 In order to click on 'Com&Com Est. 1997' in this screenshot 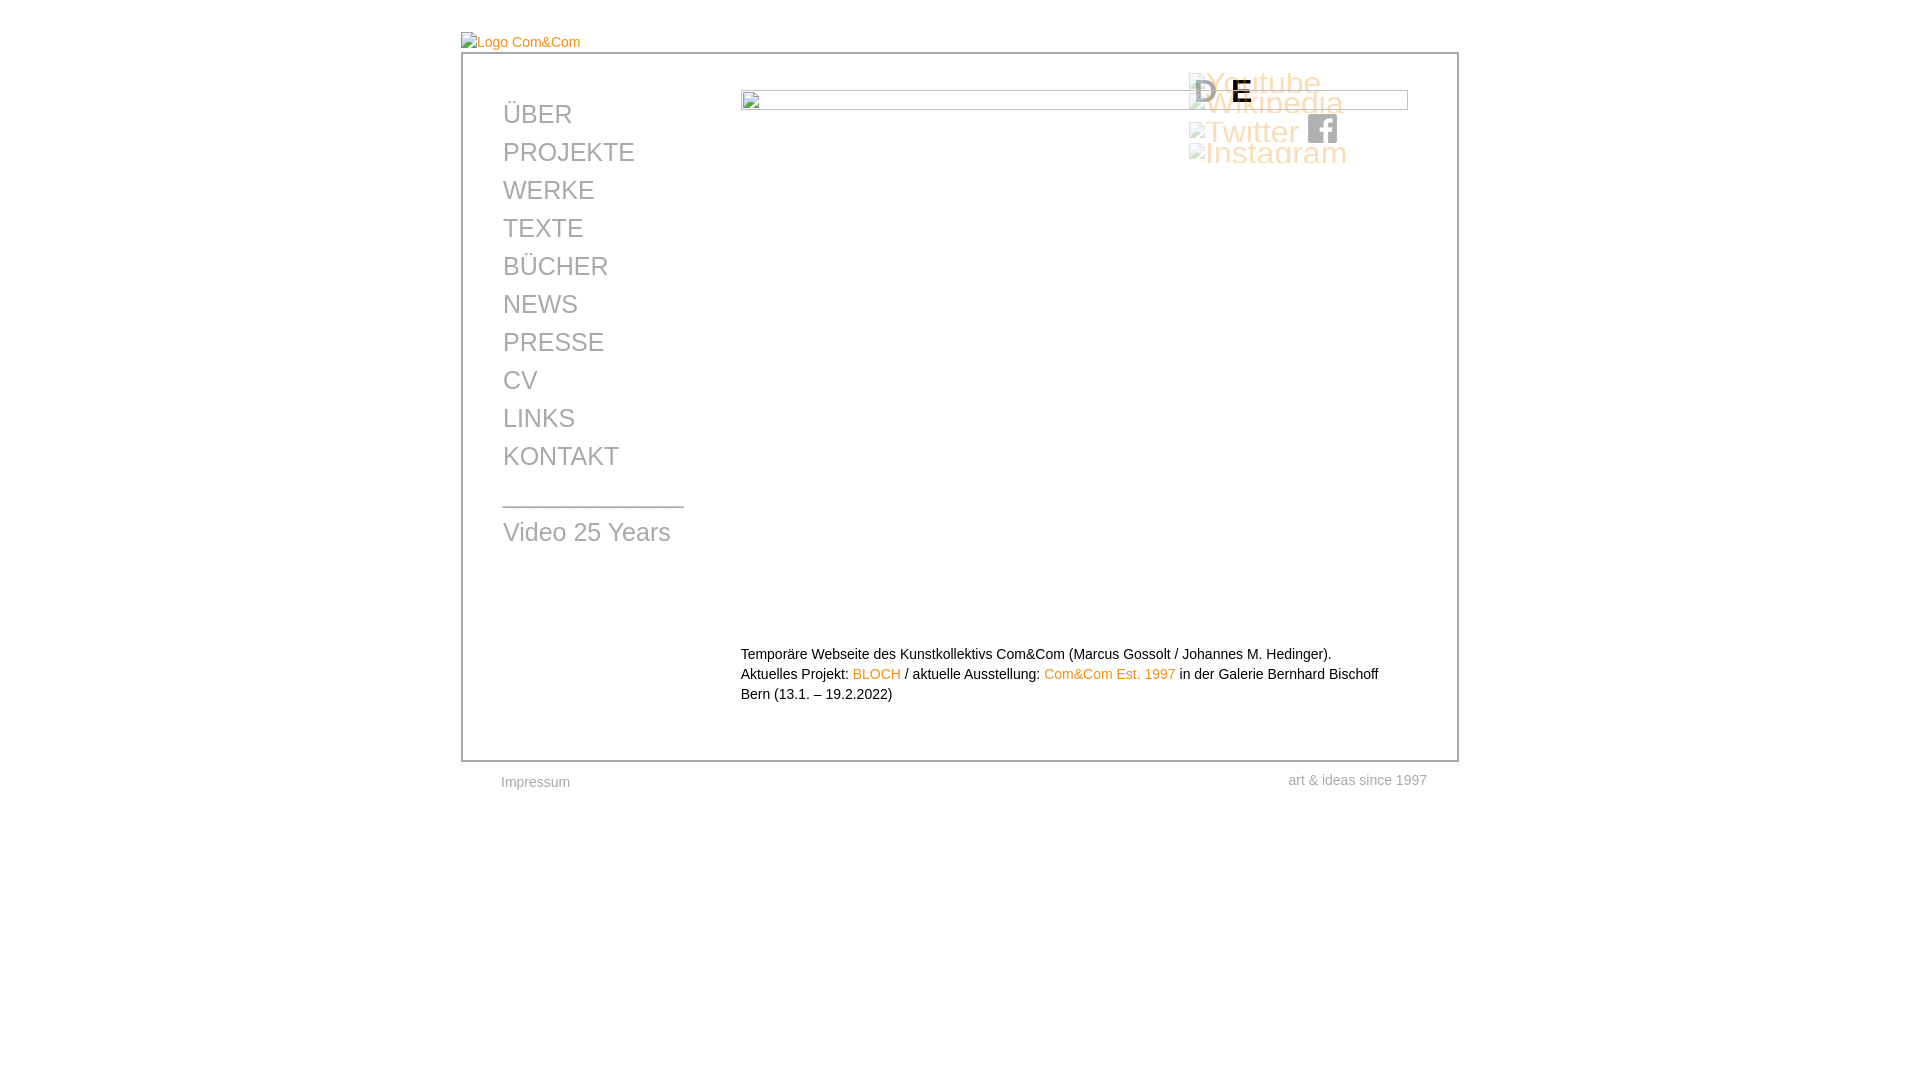, I will do `click(1108, 674)`.